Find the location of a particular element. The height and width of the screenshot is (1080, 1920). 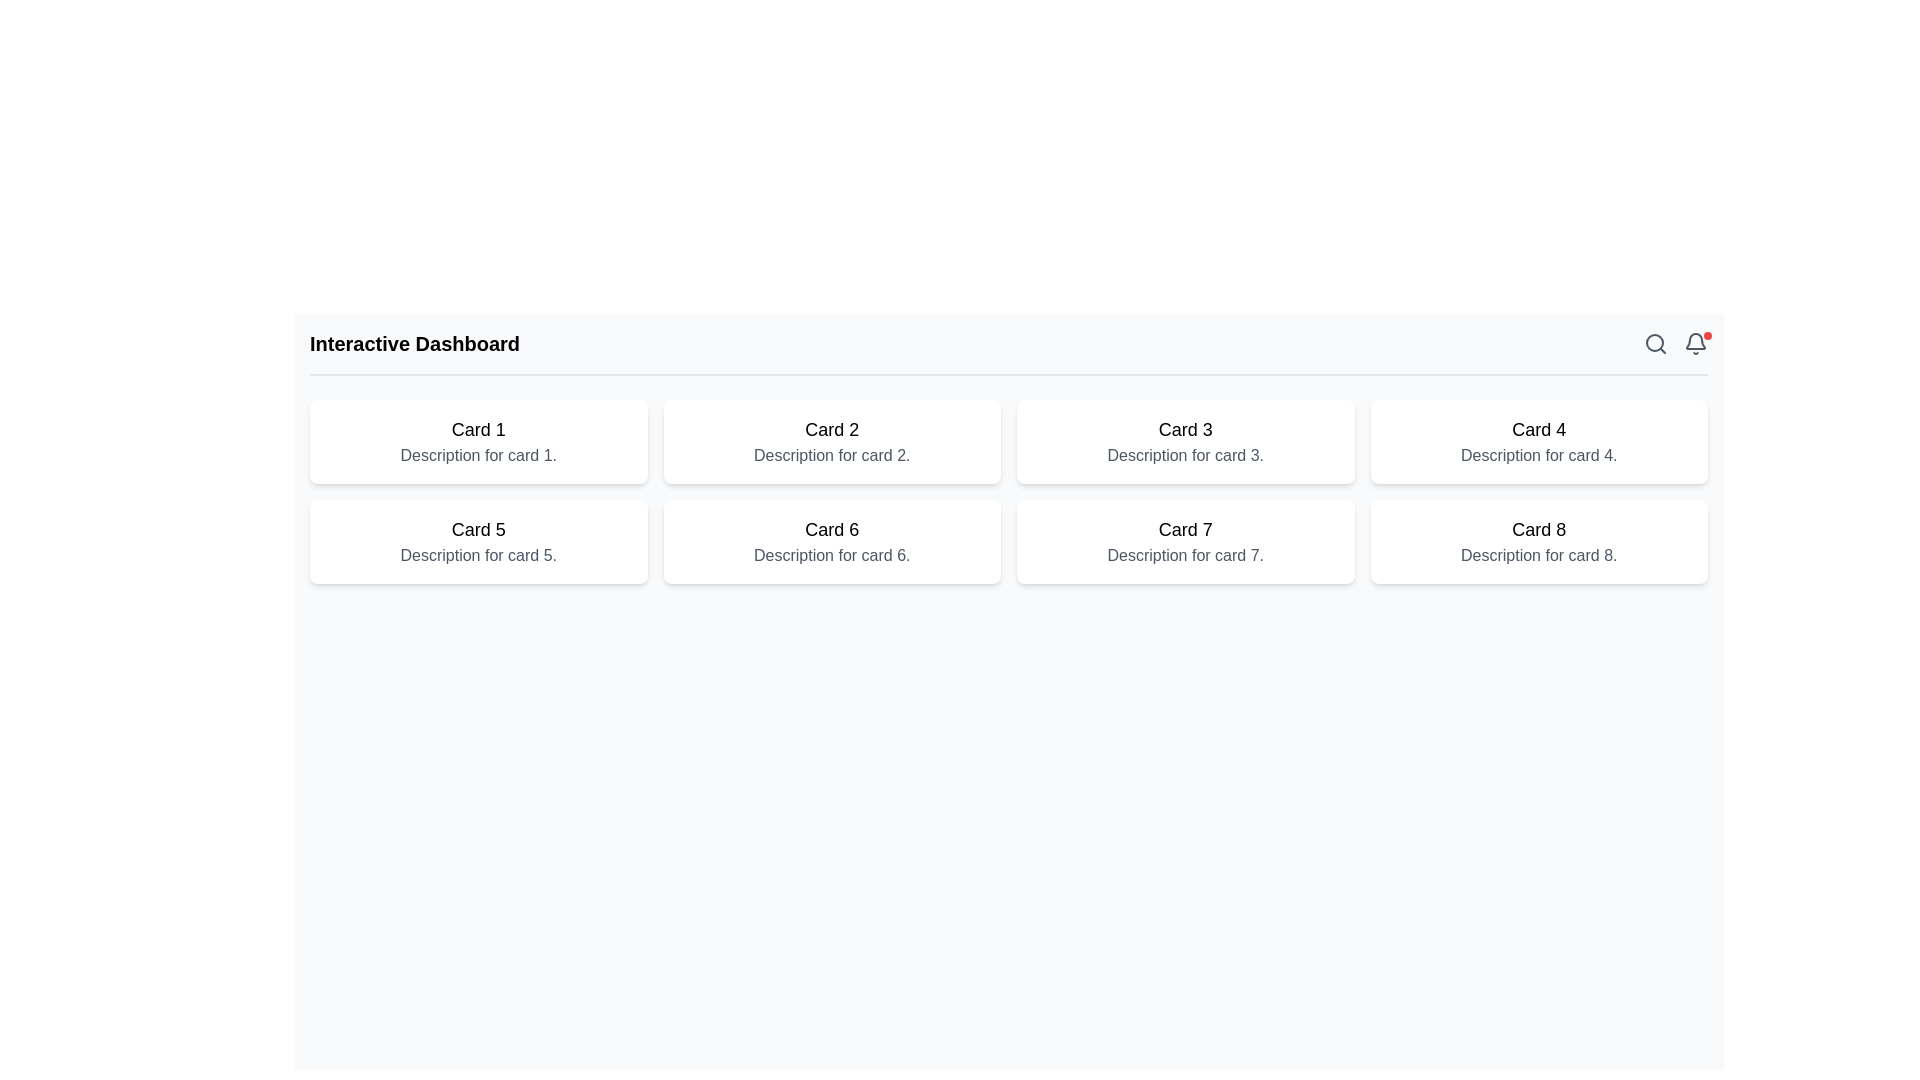

text from the Text Label that displays 'Description for card 3.' styled in gray font, located inside Card 3 below the title 'Card 3' is located at coordinates (1185, 455).